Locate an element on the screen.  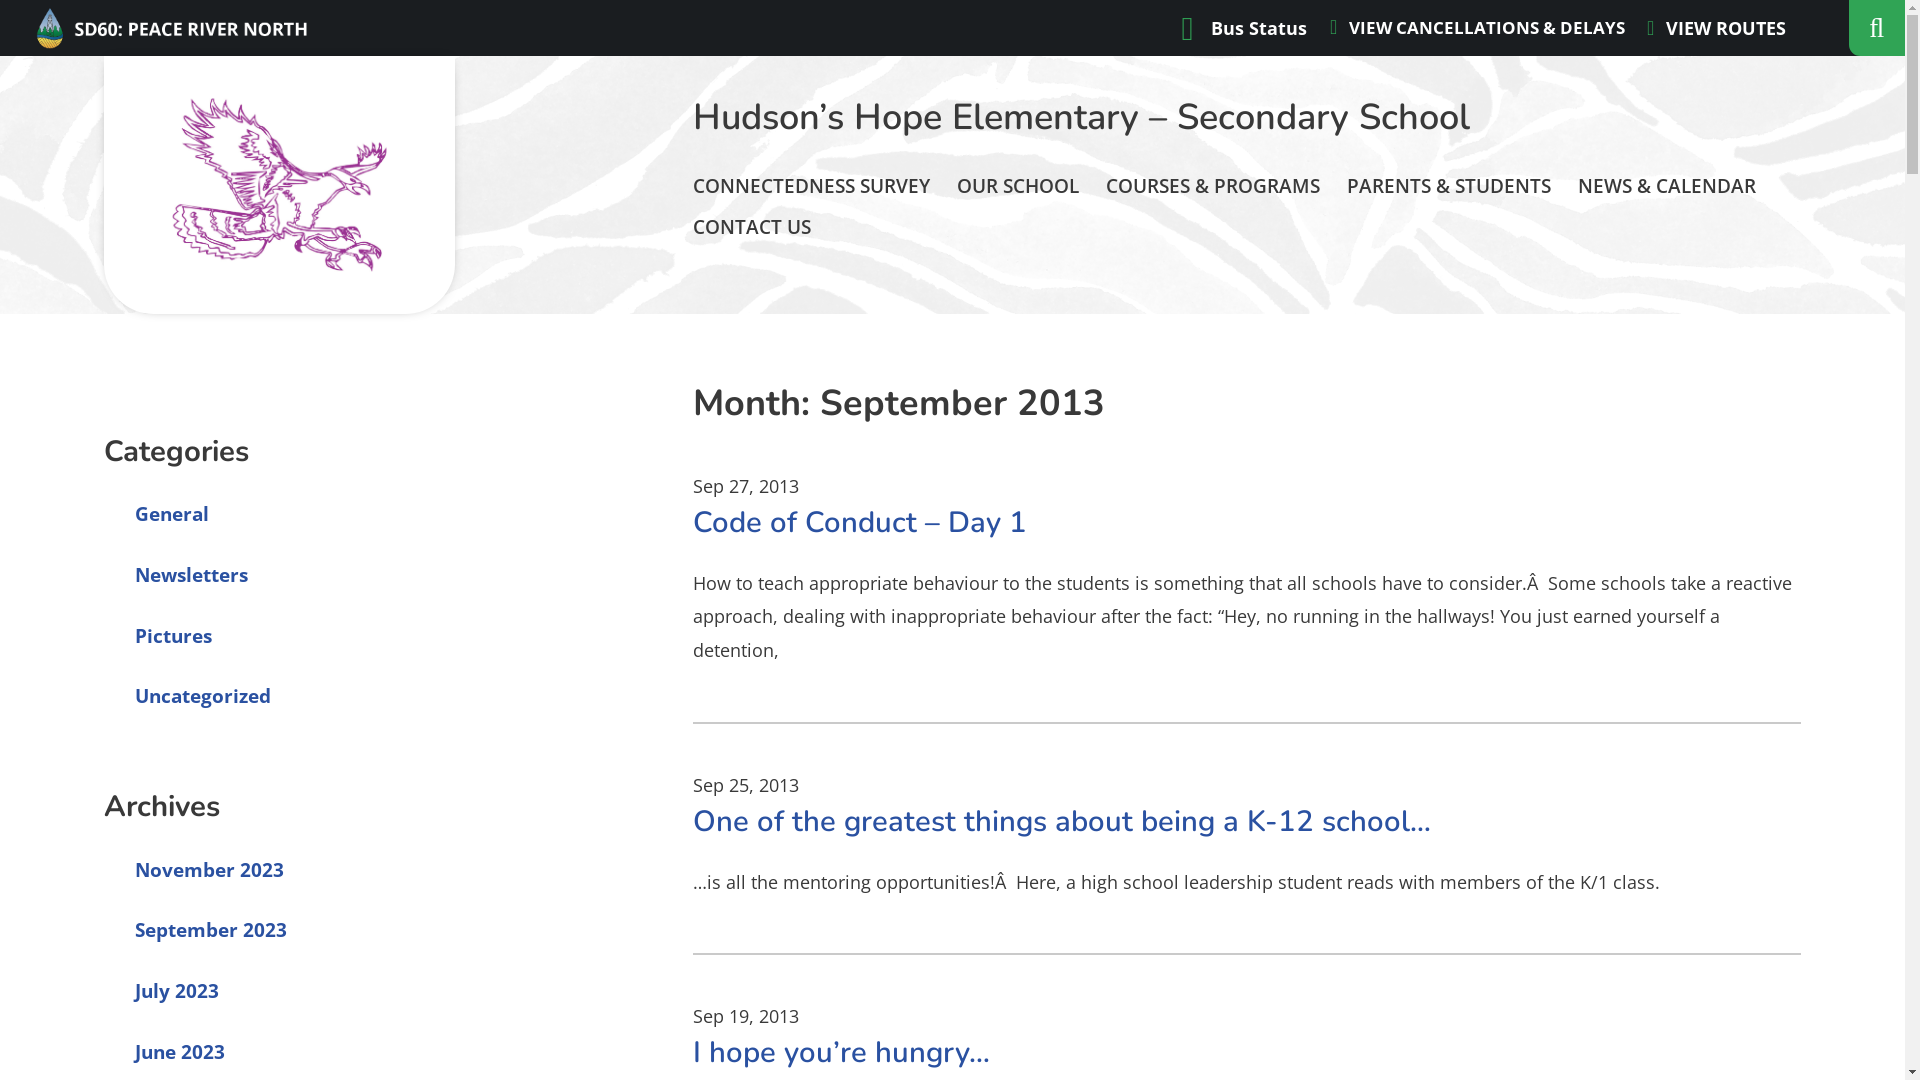
'June 2023' is located at coordinates (164, 1051).